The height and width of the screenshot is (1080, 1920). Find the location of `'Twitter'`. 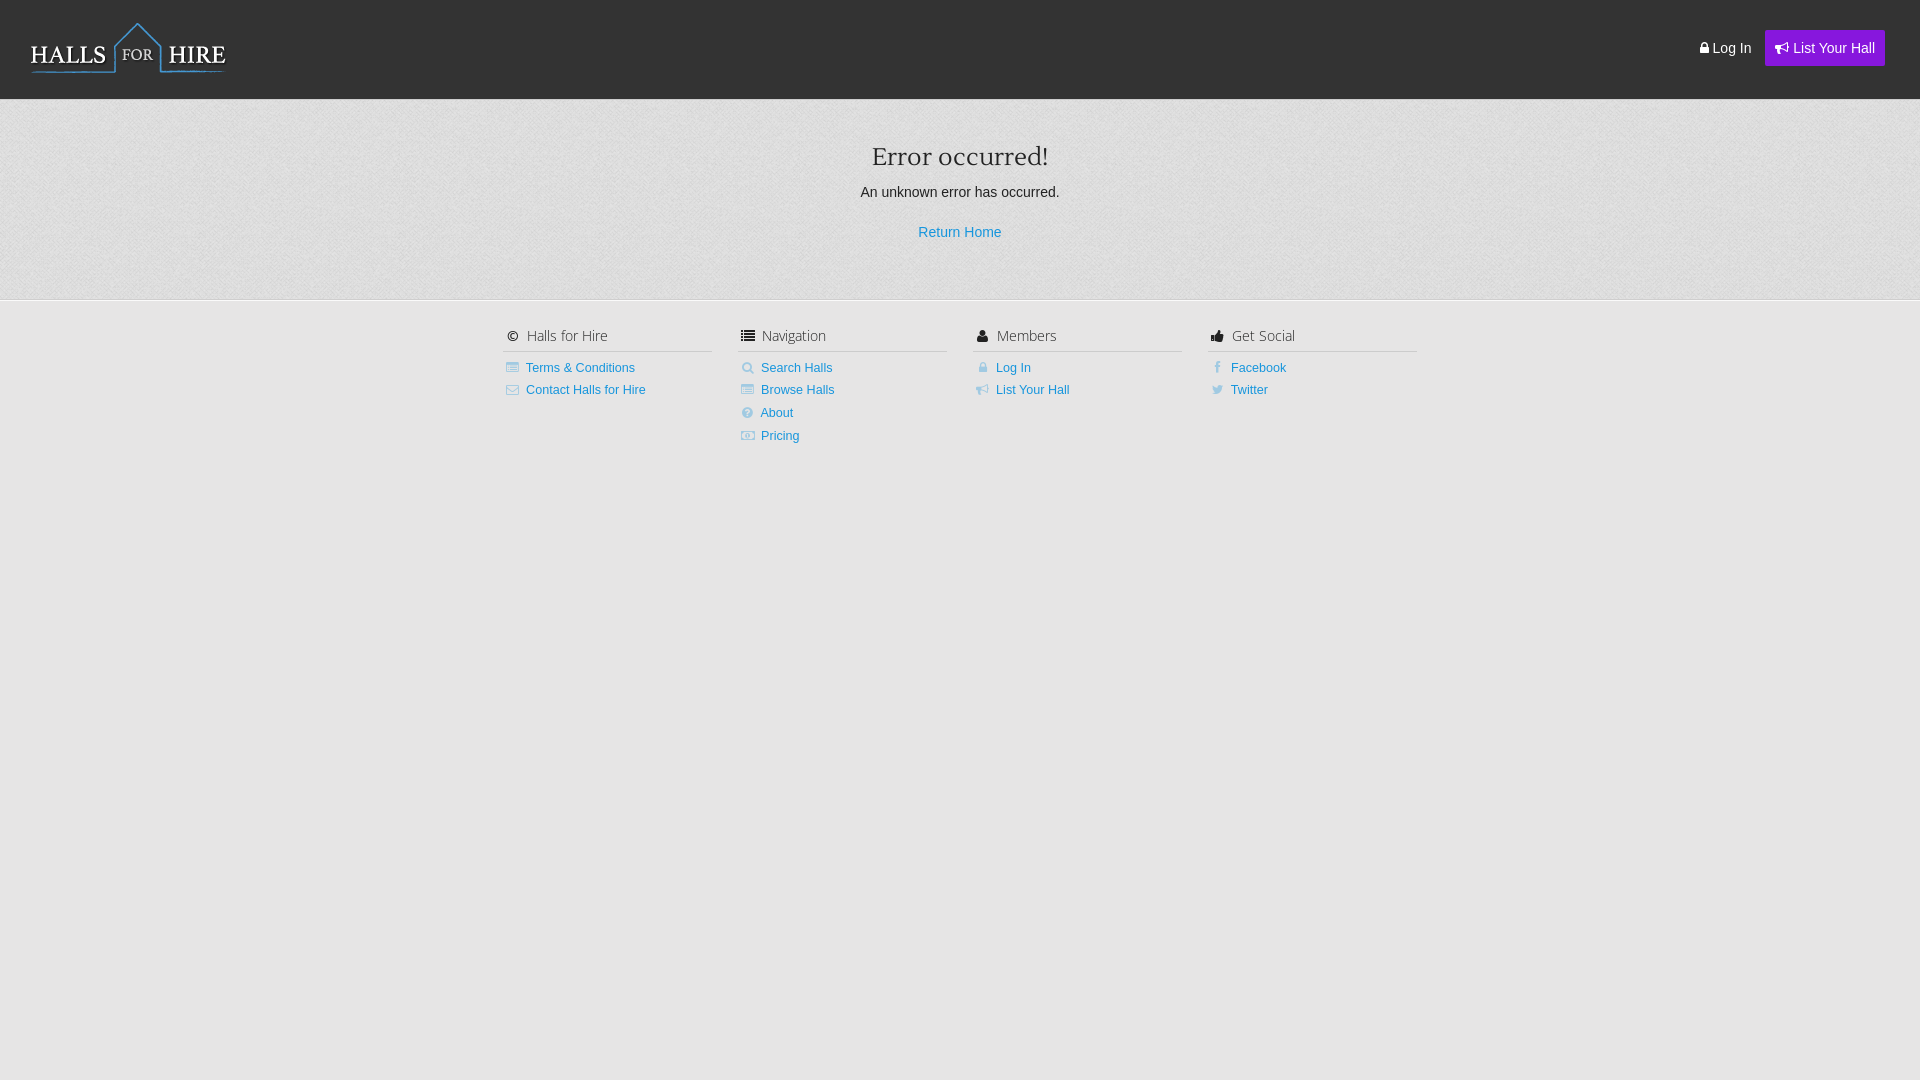

'Twitter' is located at coordinates (1313, 390).